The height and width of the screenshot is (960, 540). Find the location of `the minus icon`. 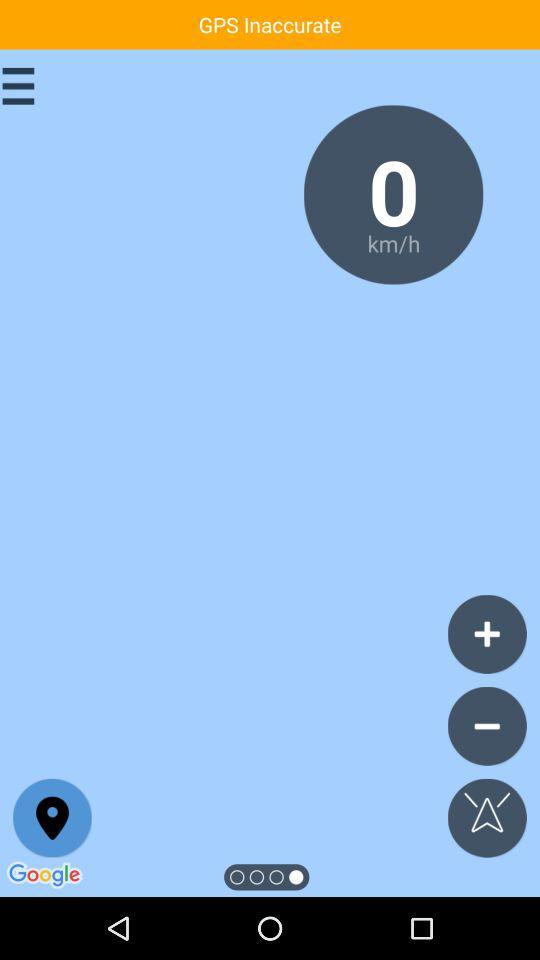

the minus icon is located at coordinates (486, 725).